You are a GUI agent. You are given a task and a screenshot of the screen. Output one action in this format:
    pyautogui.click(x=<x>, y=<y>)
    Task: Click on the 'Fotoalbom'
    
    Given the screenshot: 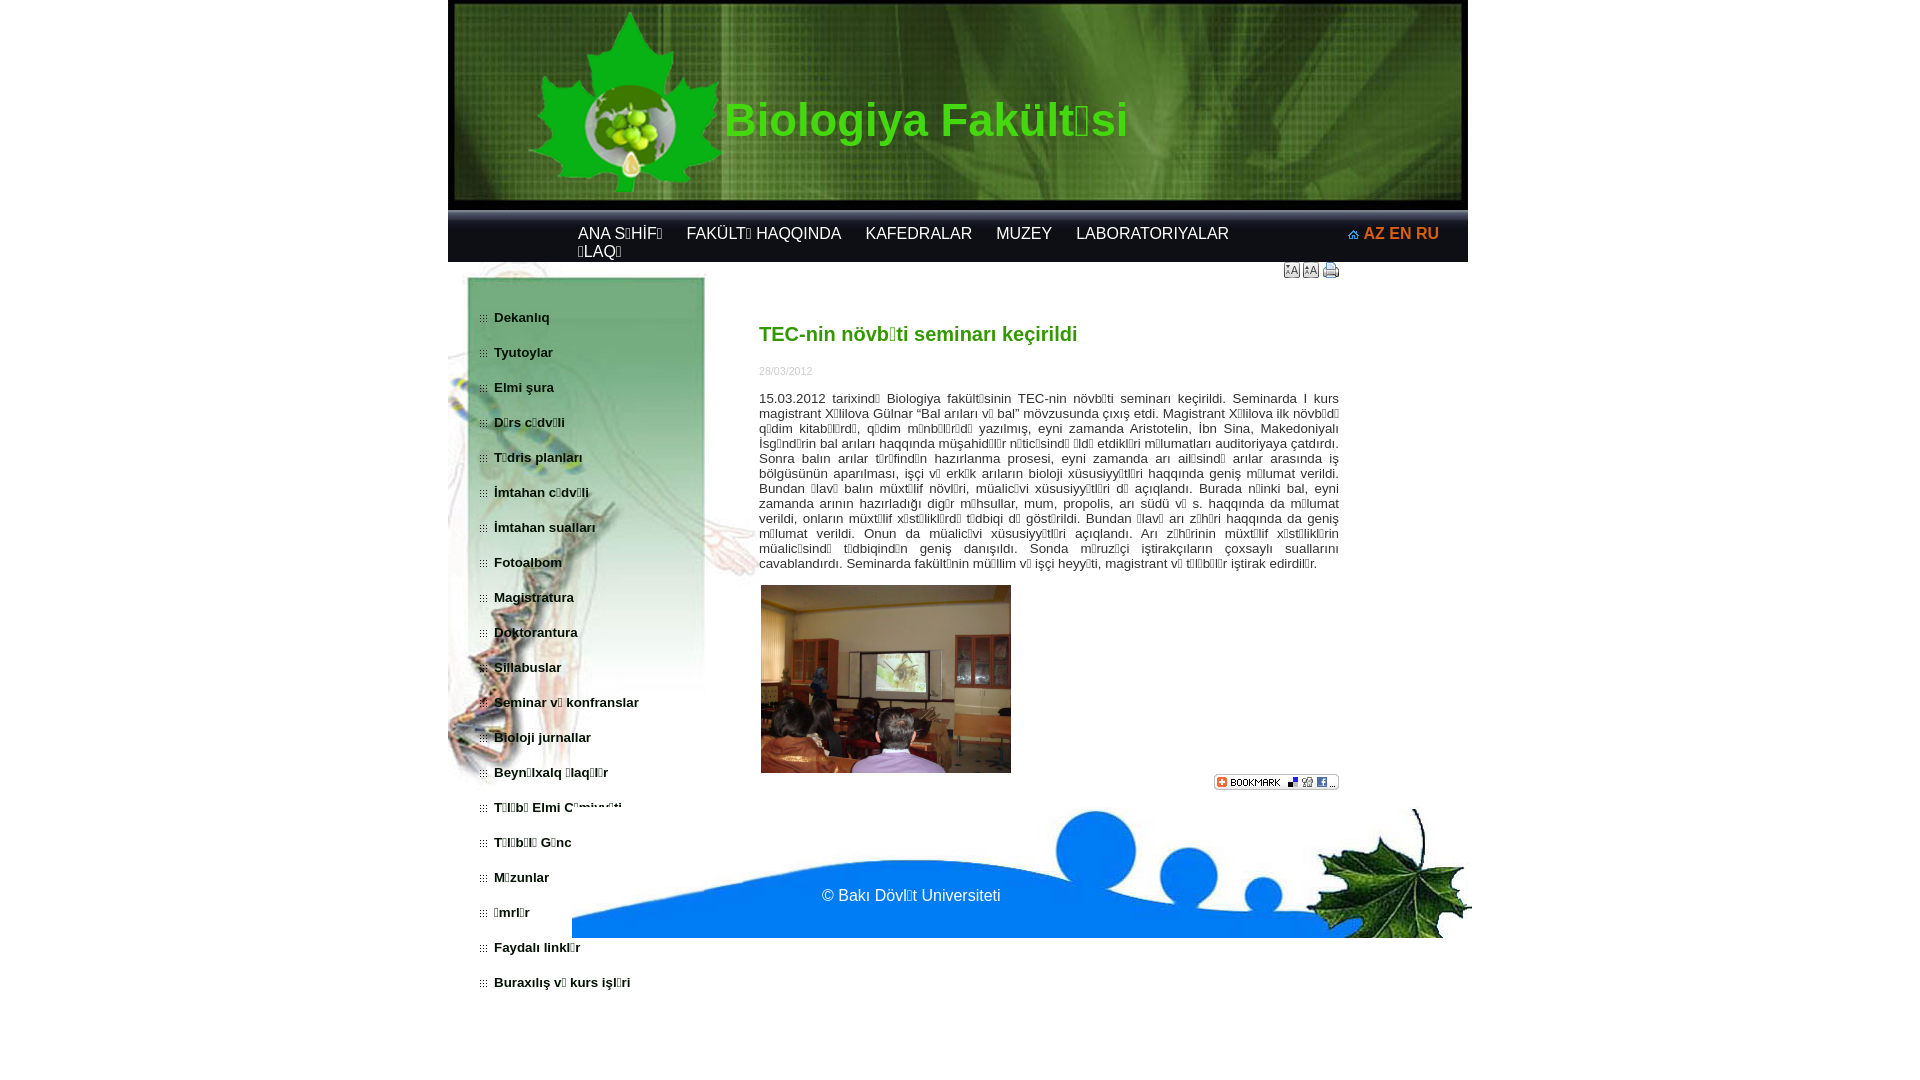 What is the action you would take?
    pyautogui.click(x=528, y=562)
    